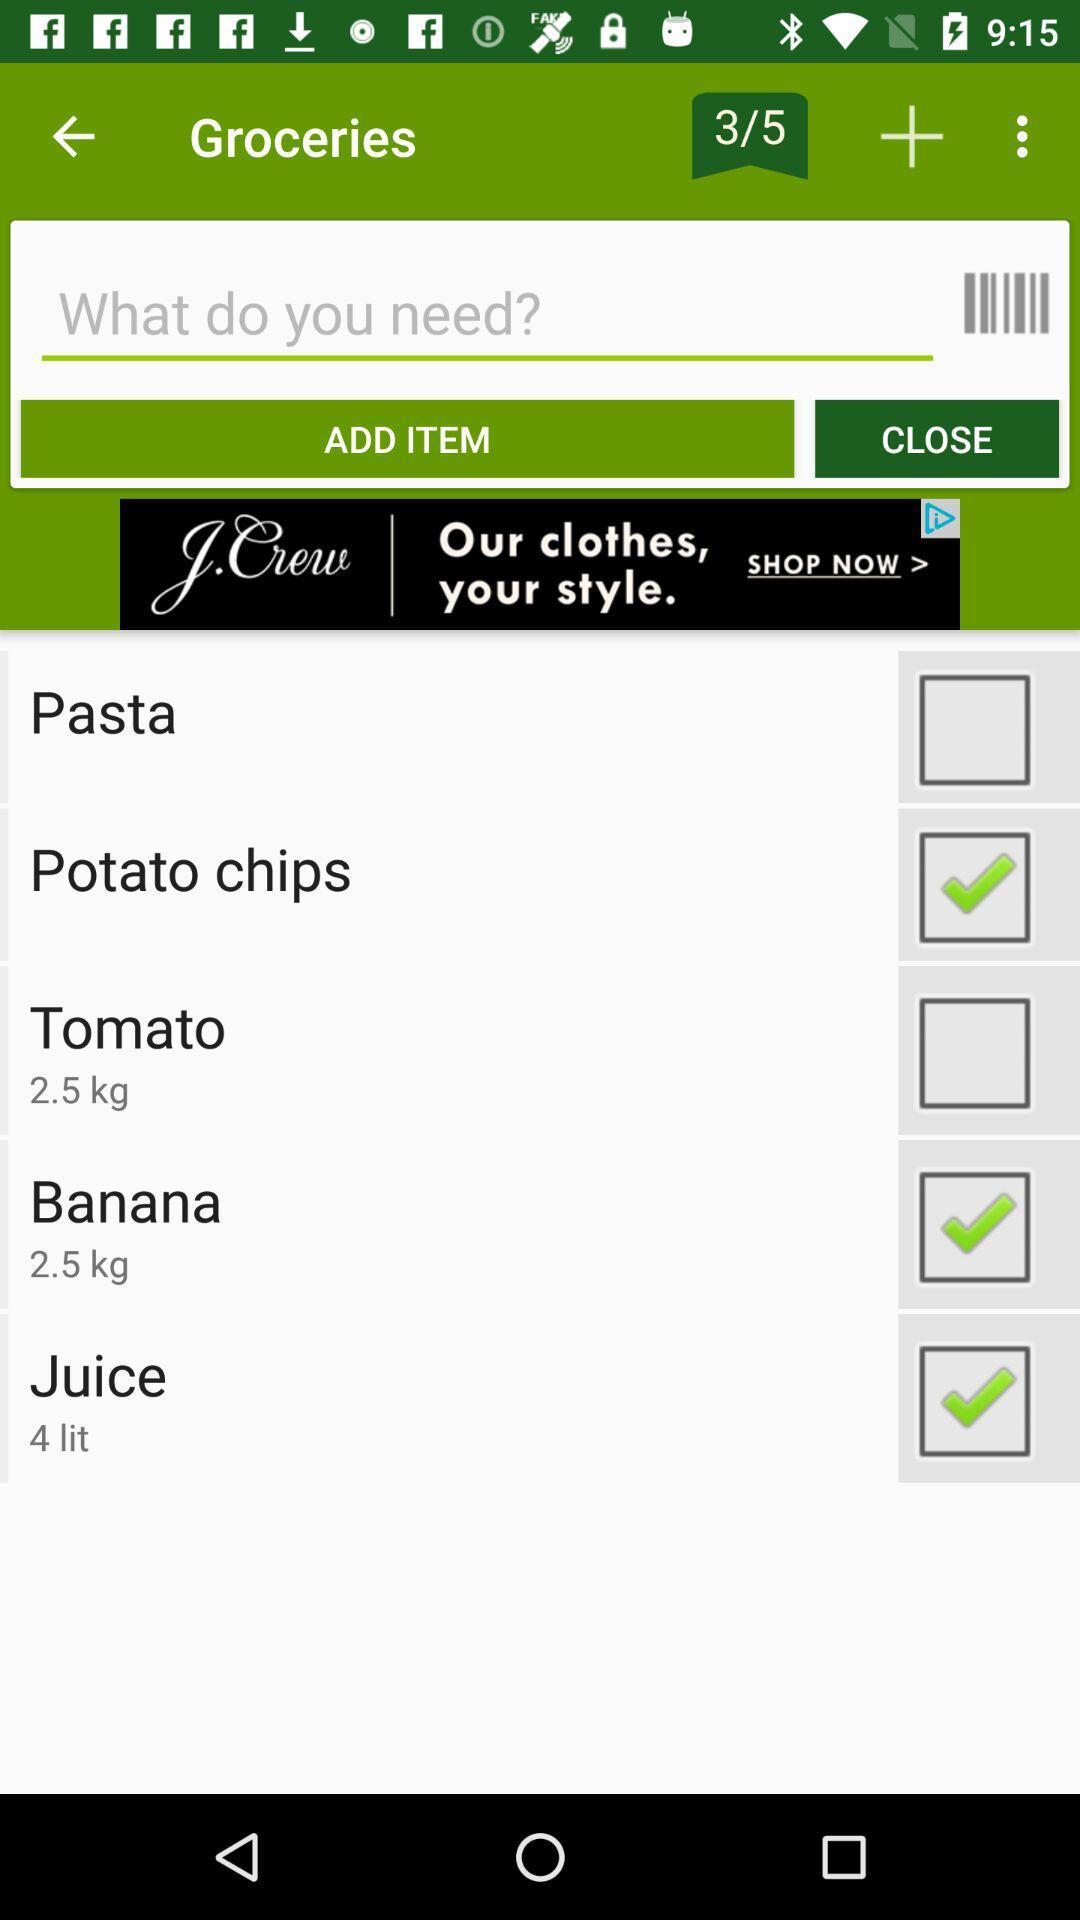 Image resolution: width=1080 pixels, height=1920 pixels. I want to click on grocery item what do you need, so click(487, 311).